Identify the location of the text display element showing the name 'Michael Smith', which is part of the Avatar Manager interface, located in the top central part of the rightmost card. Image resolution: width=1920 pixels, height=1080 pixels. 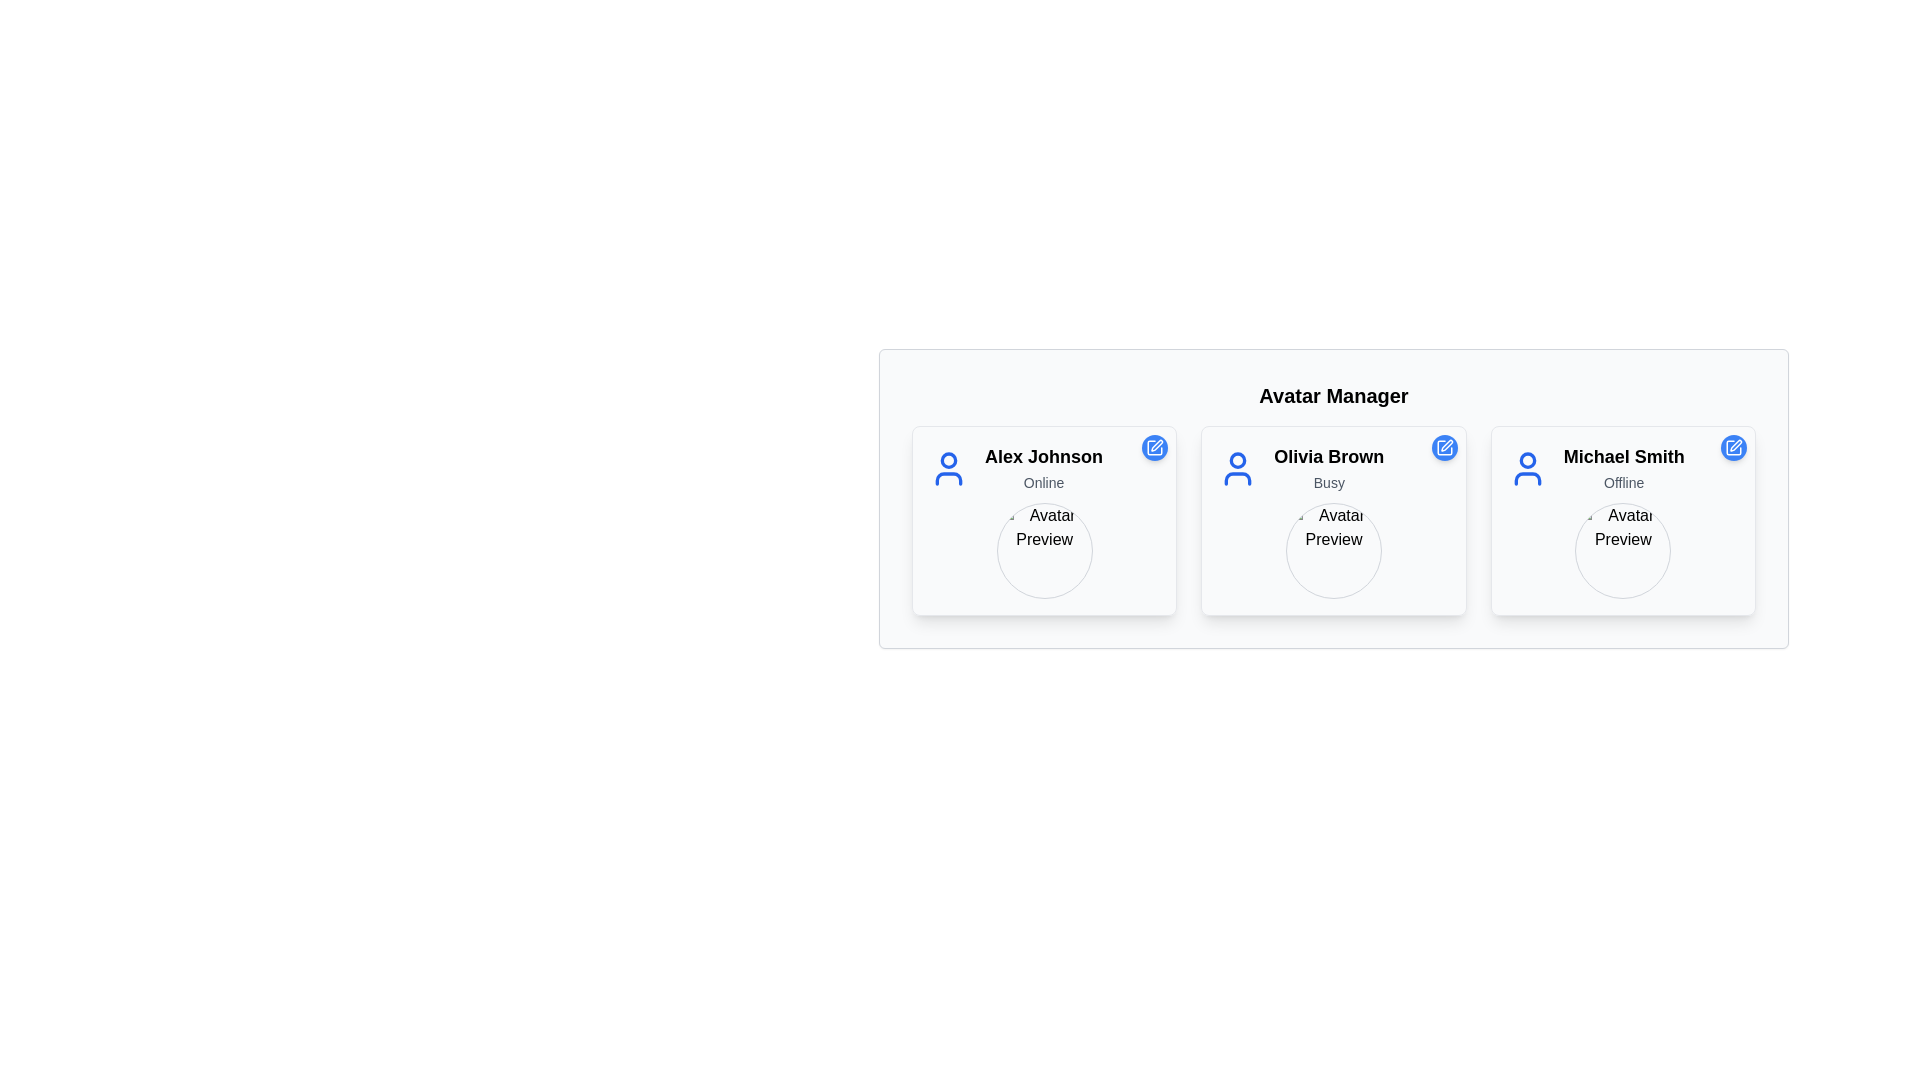
(1624, 456).